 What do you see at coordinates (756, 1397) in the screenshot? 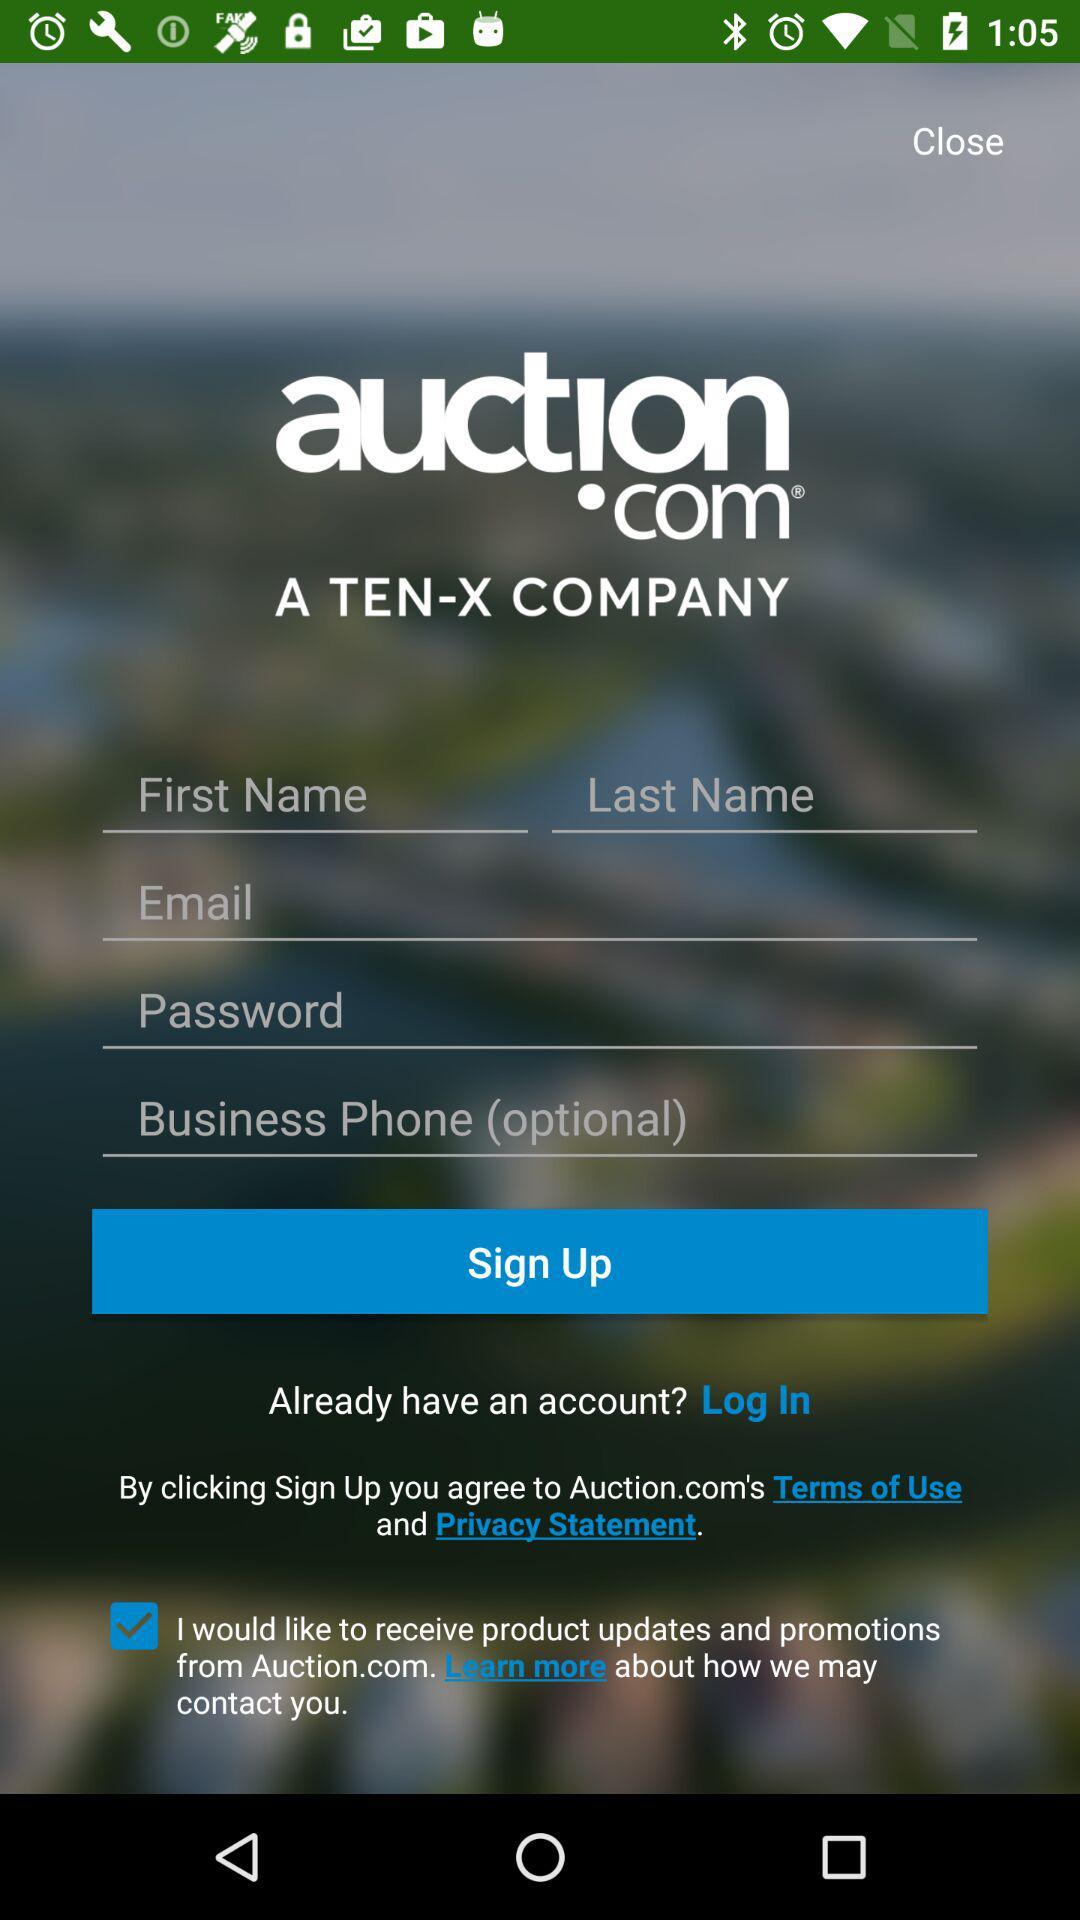
I see `item at the bottom right corner` at bounding box center [756, 1397].